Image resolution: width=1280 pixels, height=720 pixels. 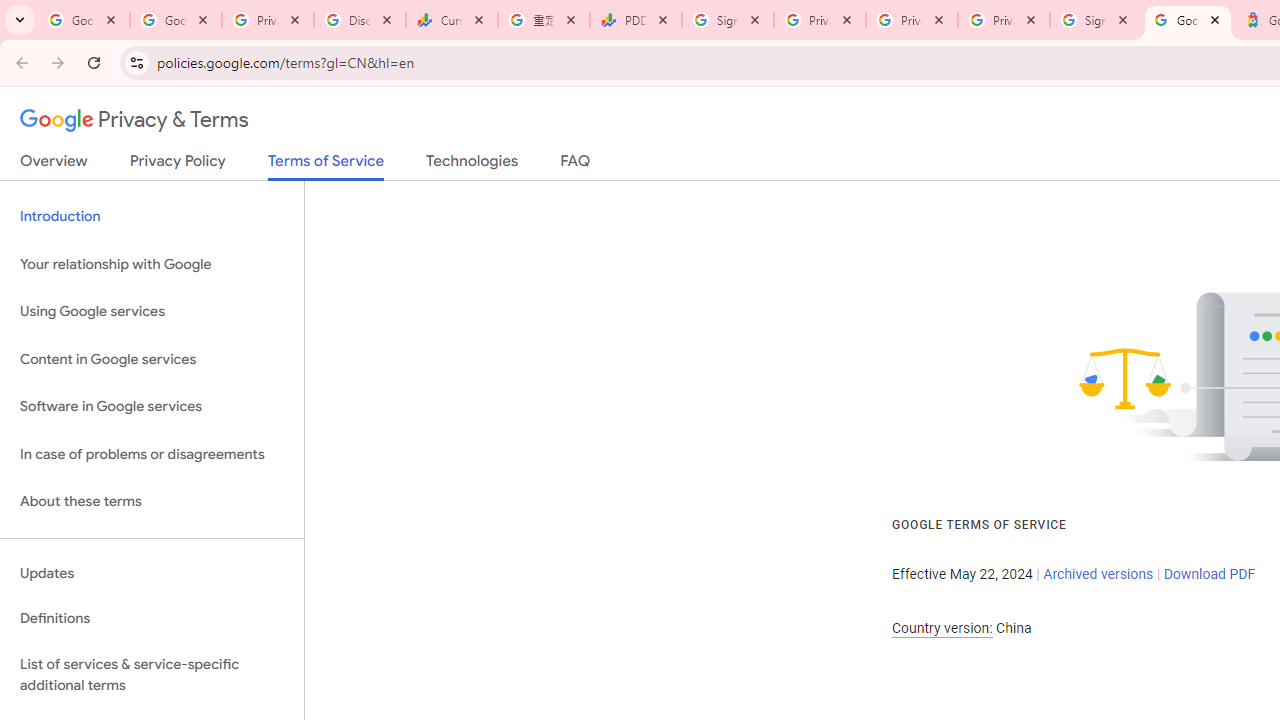 What do you see at coordinates (911, 20) in the screenshot?
I see `'Privacy Checkup'` at bounding box center [911, 20].